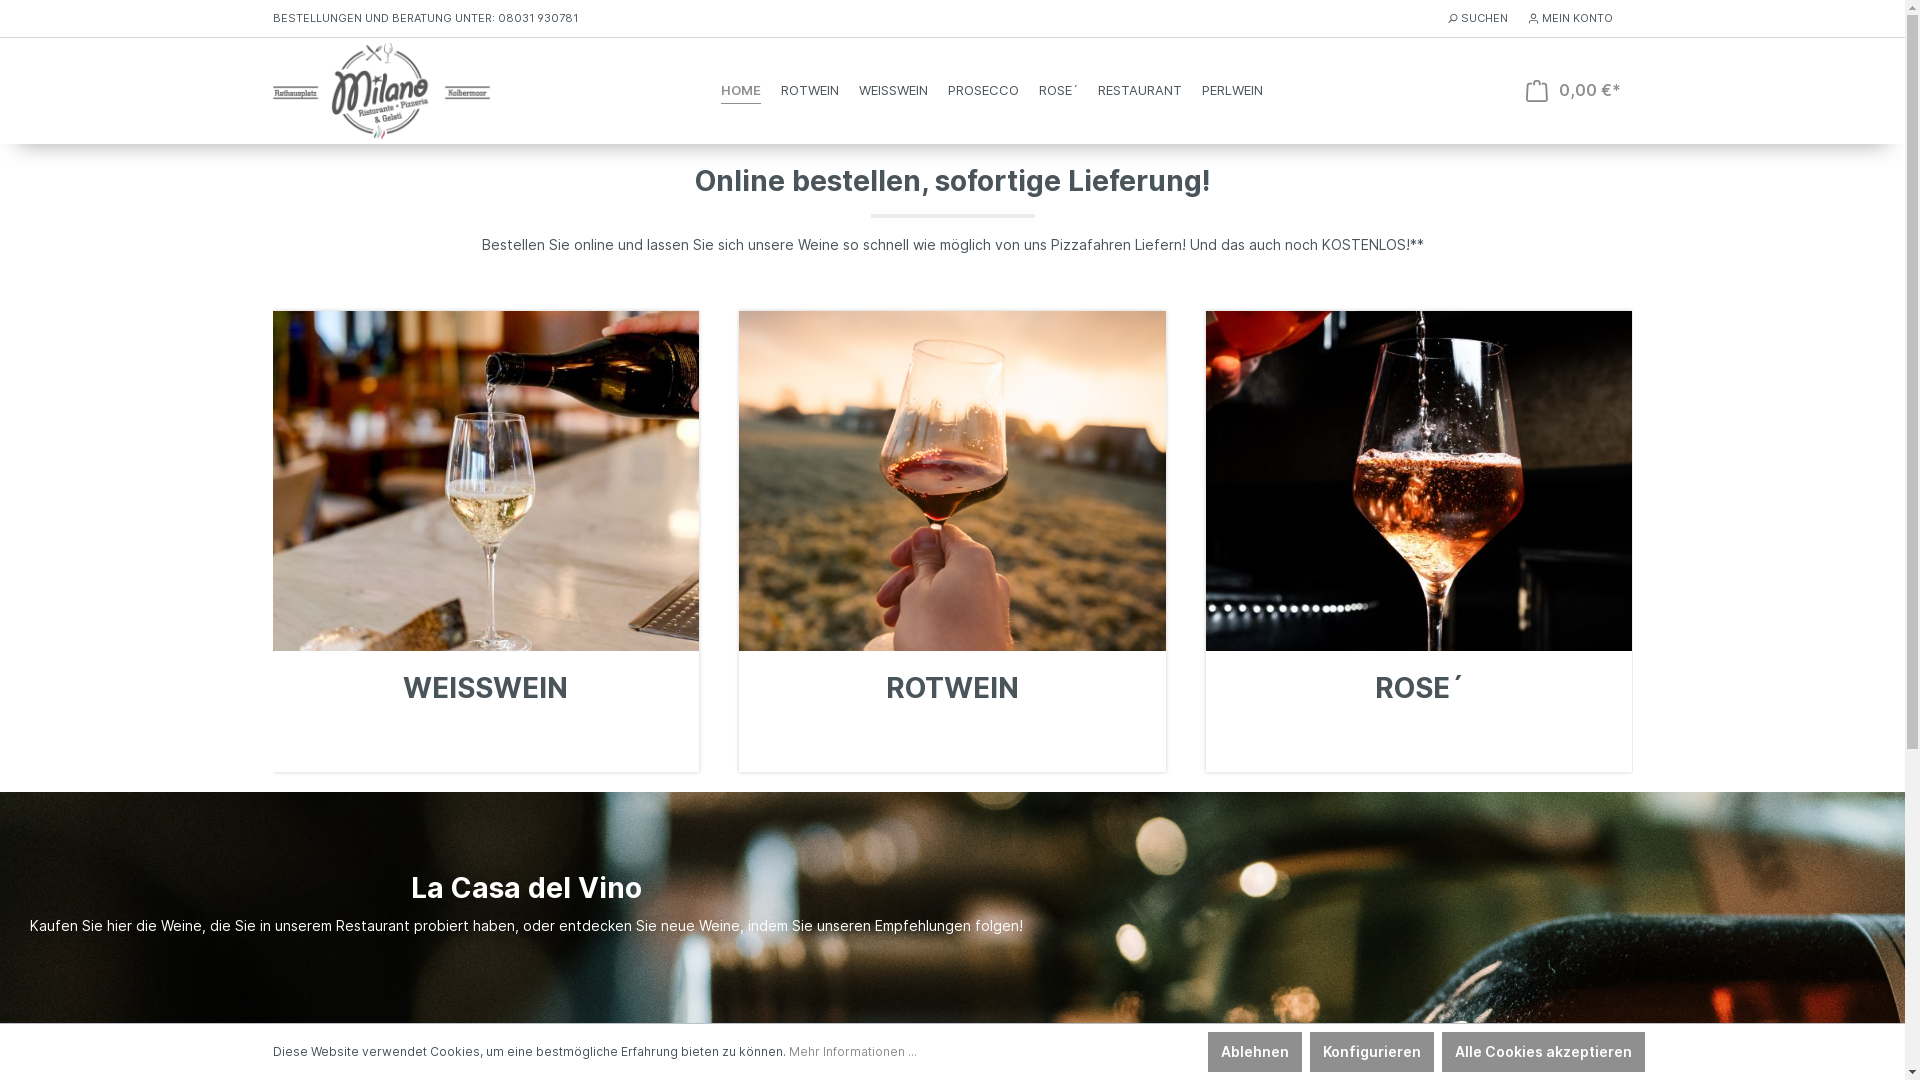 The height and width of the screenshot is (1080, 1920). I want to click on 'PERLWEIN', so click(1200, 91).